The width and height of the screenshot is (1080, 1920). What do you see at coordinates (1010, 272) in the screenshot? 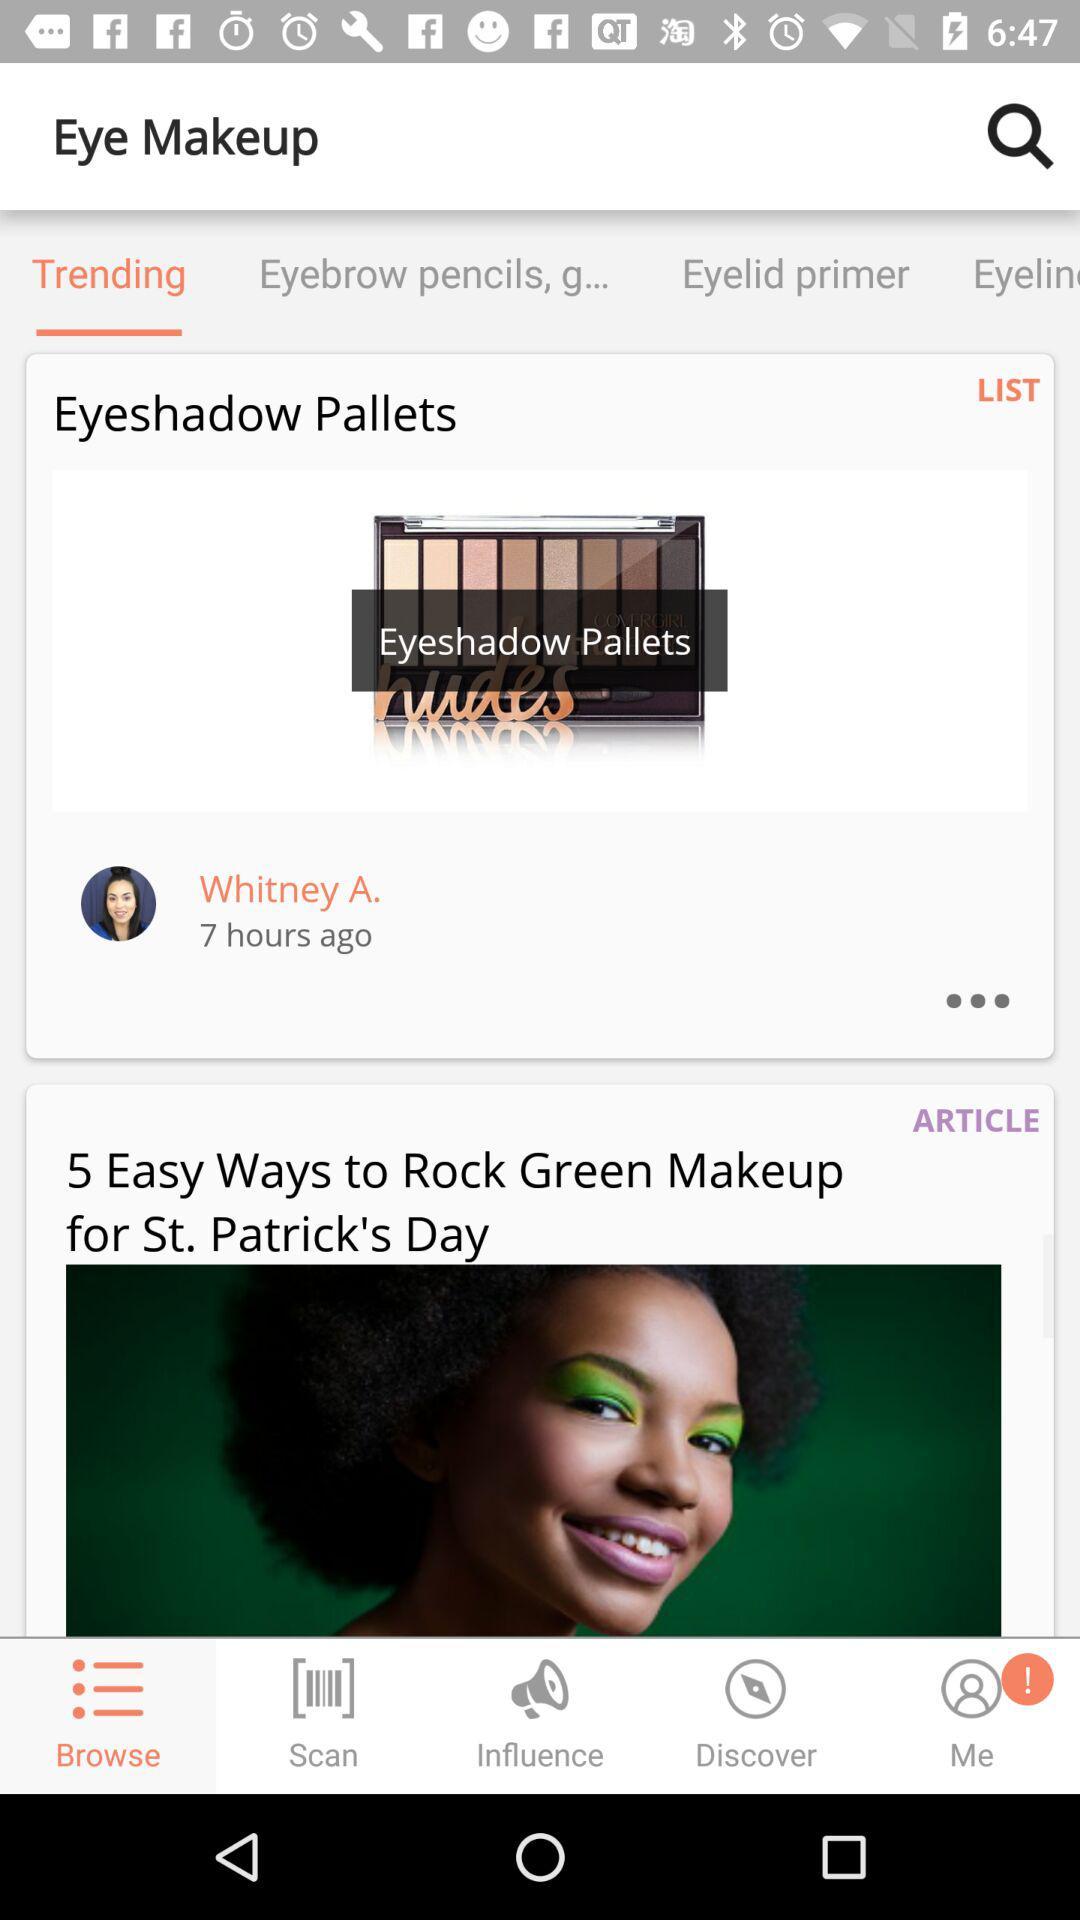
I see `icon above the list` at bounding box center [1010, 272].